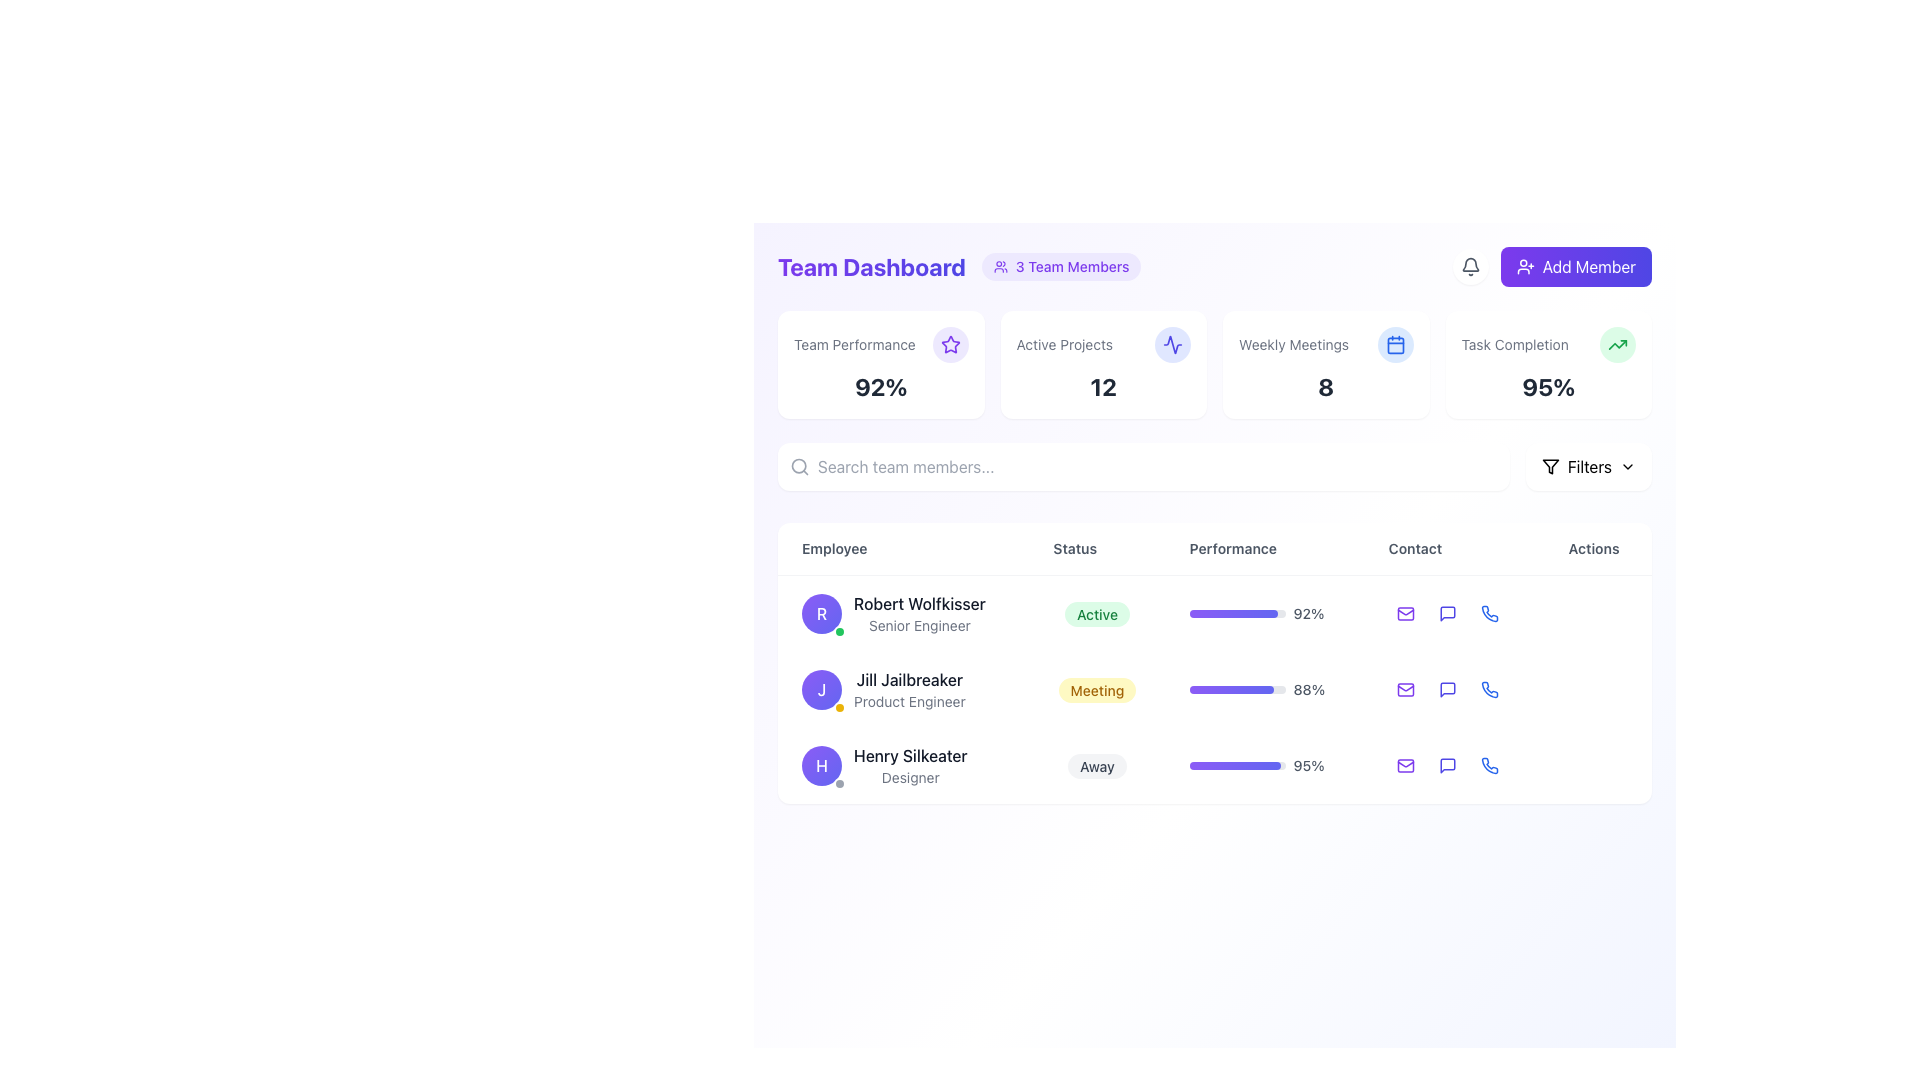 The image size is (1920, 1080). What do you see at coordinates (821, 765) in the screenshot?
I see `the decorative avatar representing user 'Henry Silkeater' located in the leftmost section of the list entry` at bounding box center [821, 765].